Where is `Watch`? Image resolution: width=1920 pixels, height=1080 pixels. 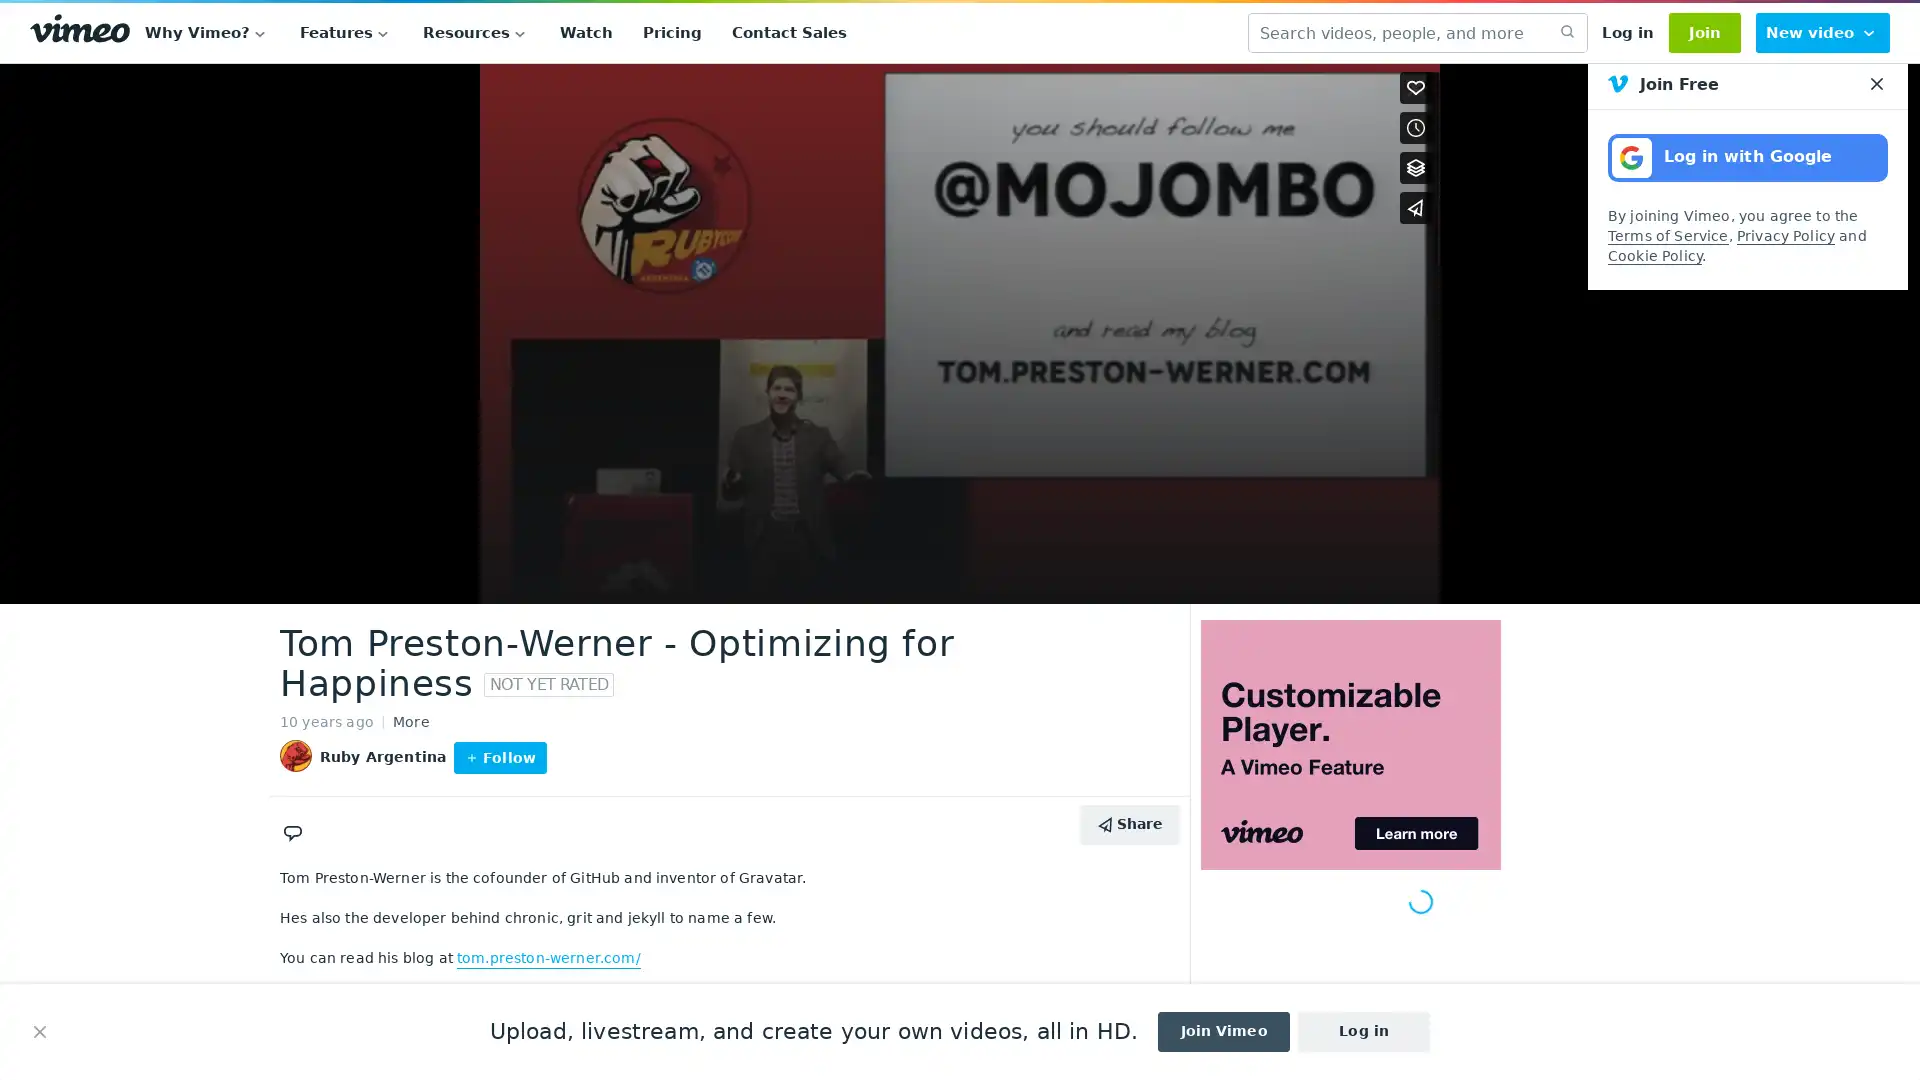
Watch is located at coordinates (585, 33).